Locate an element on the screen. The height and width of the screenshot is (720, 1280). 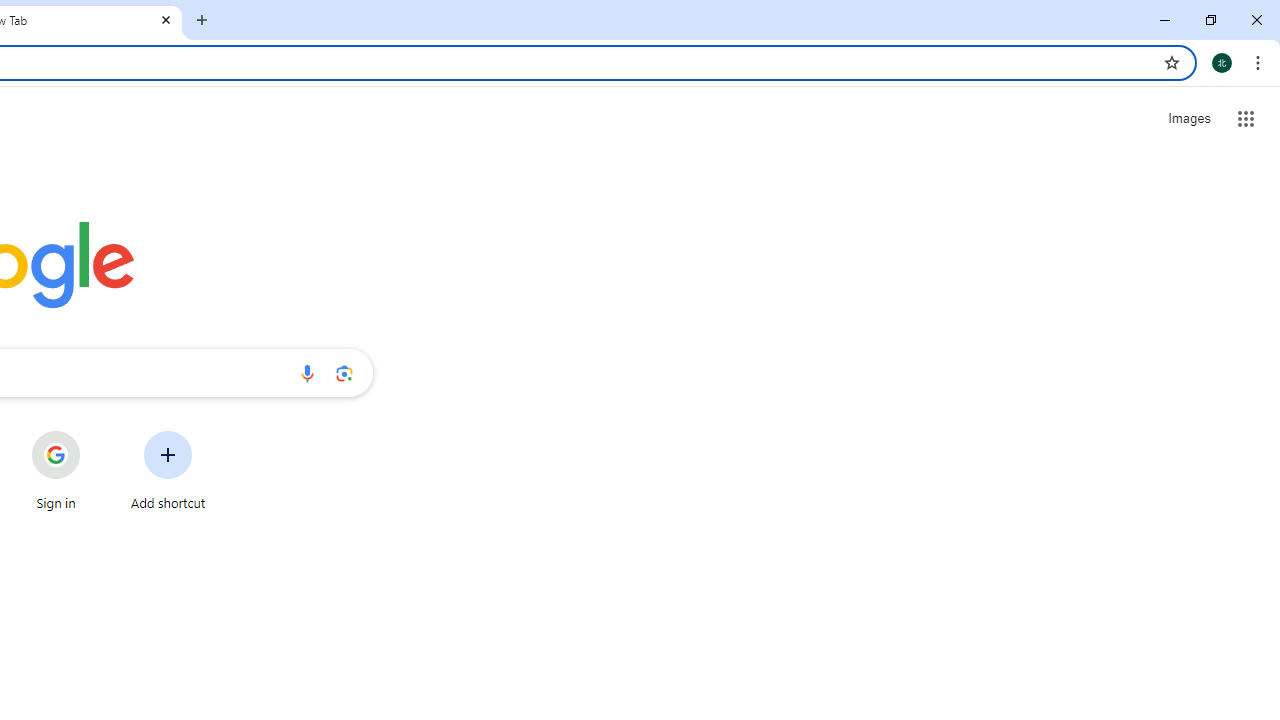
'Search by voice' is located at coordinates (306, 372).